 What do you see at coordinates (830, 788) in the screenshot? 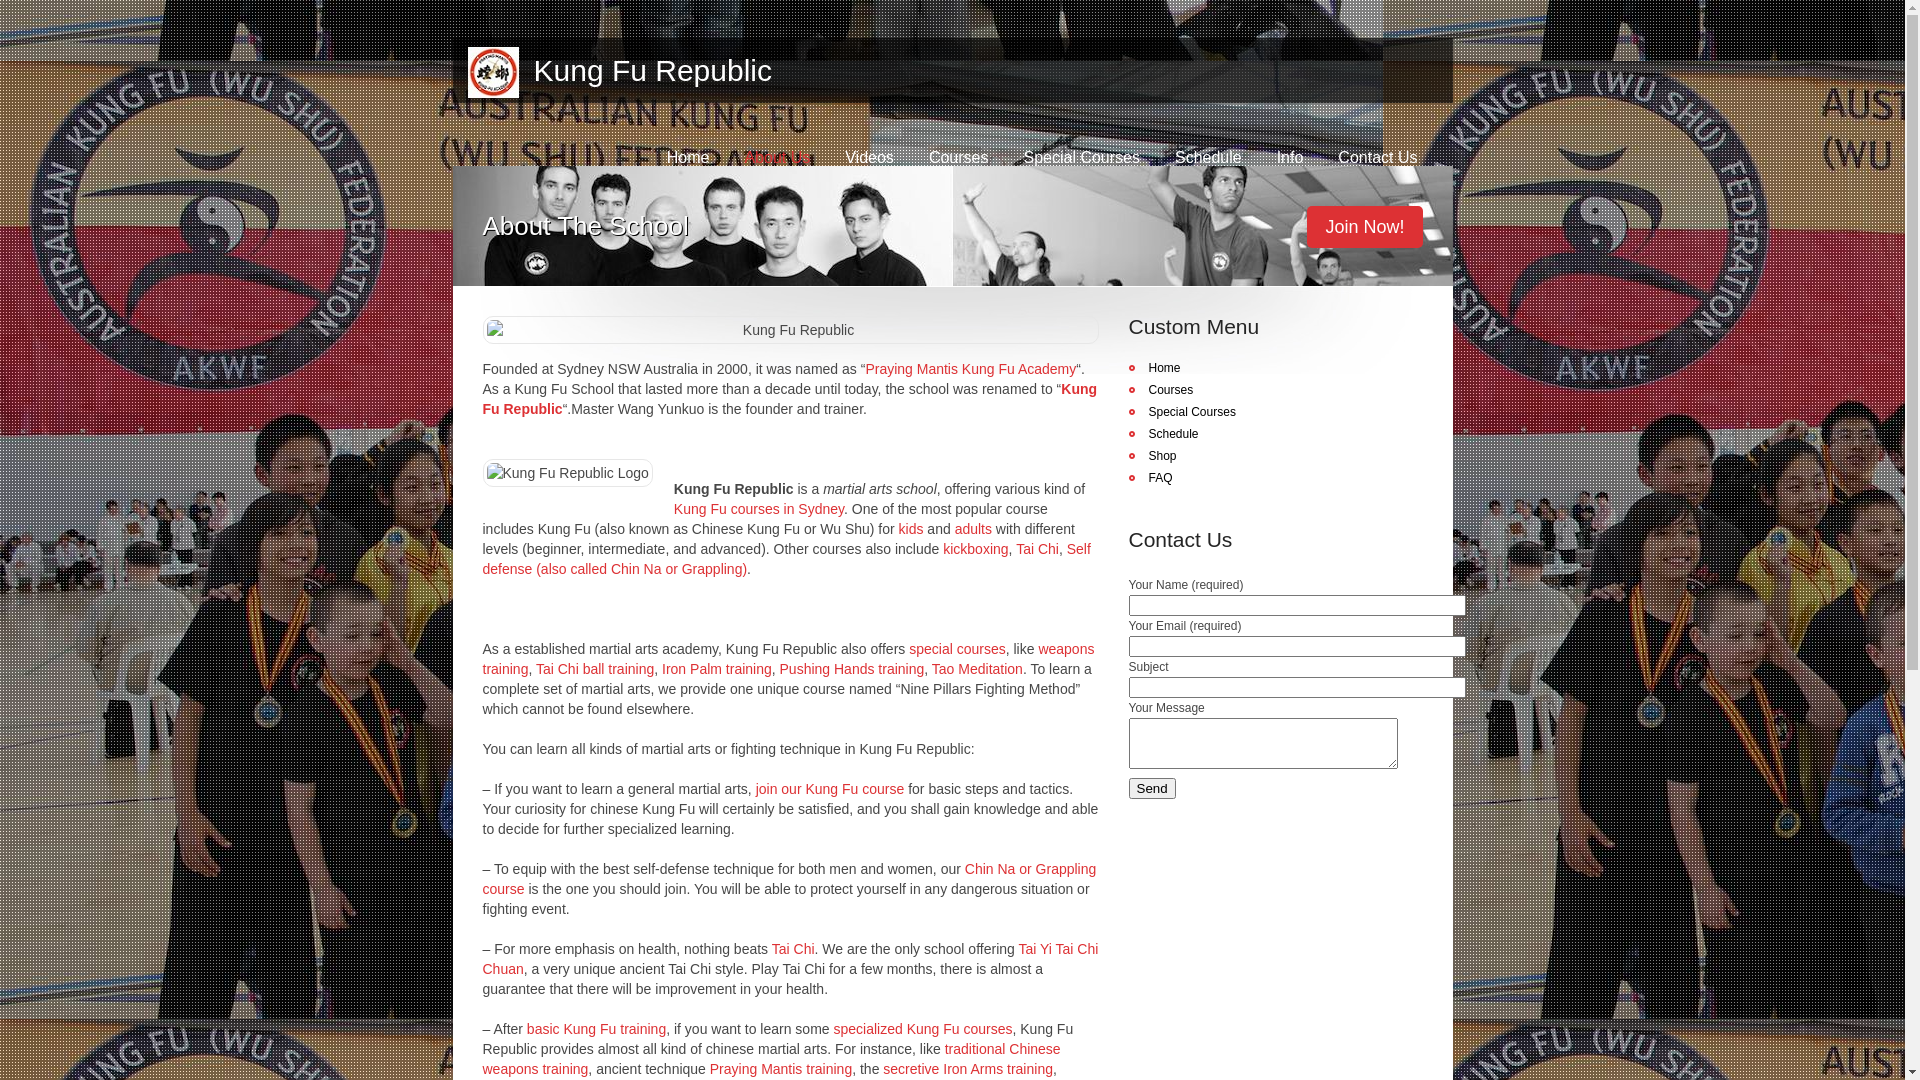
I see `'join our Kung Fu course'` at bounding box center [830, 788].